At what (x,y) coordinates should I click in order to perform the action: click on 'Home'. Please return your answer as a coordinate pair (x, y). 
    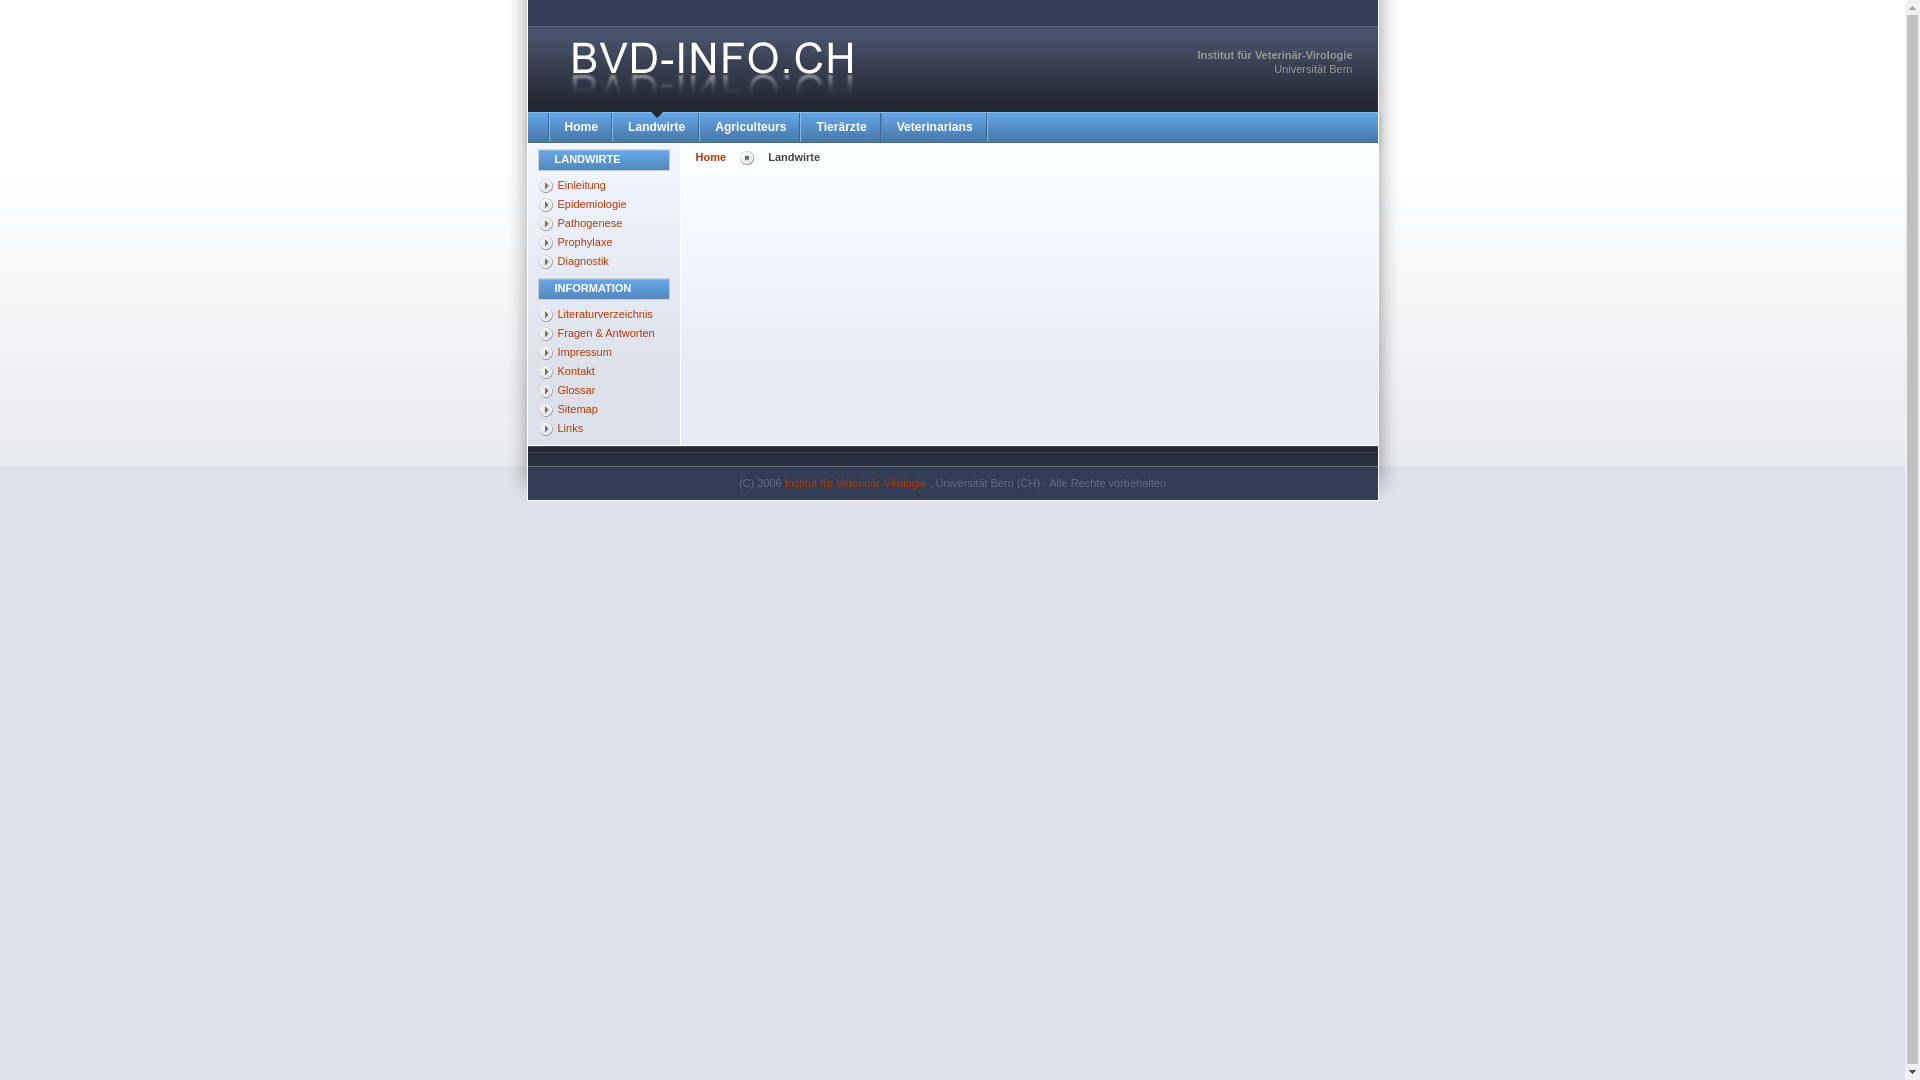
    Looking at the image, I should click on (711, 156).